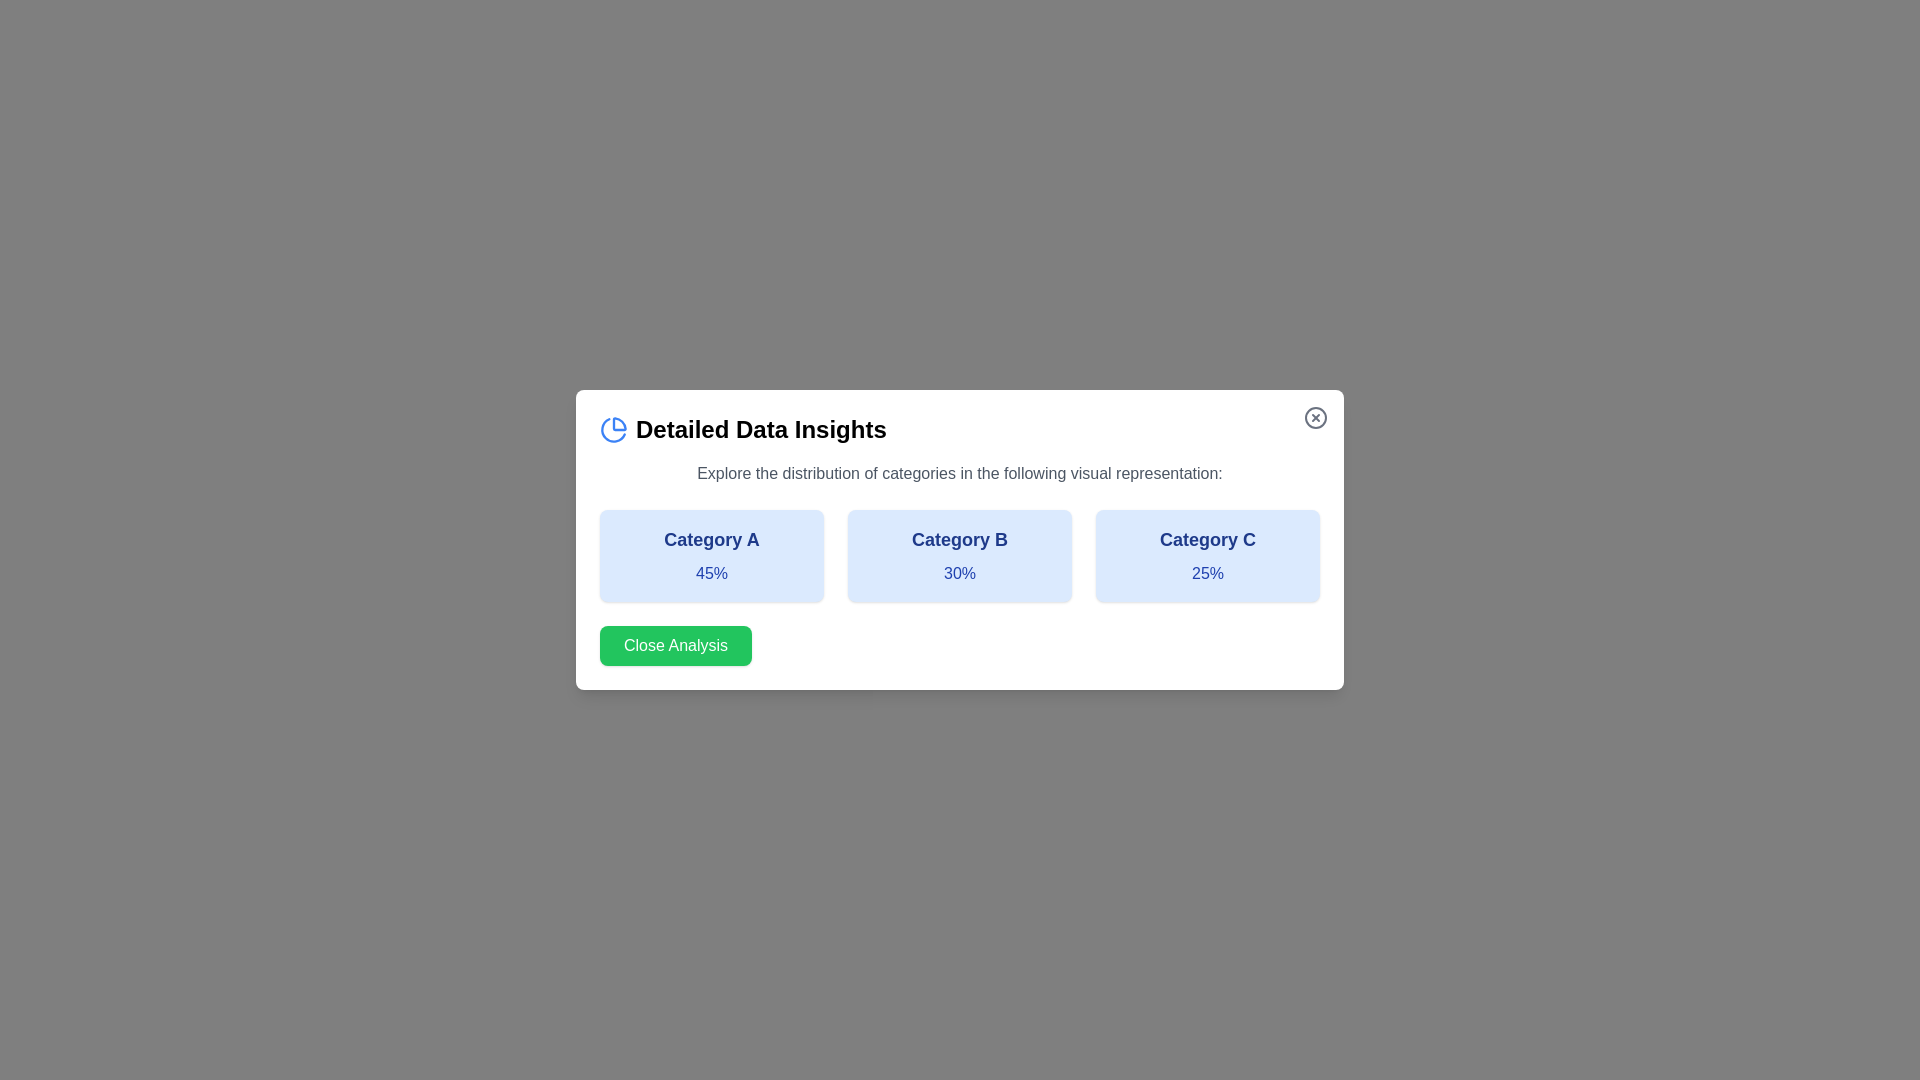 The height and width of the screenshot is (1080, 1920). Describe the element at coordinates (613, 428) in the screenshot. I see `the icon representing data-related functionality next to the heading 'Detailed Data Insights' located in the top left corner of the modal window` at that location.